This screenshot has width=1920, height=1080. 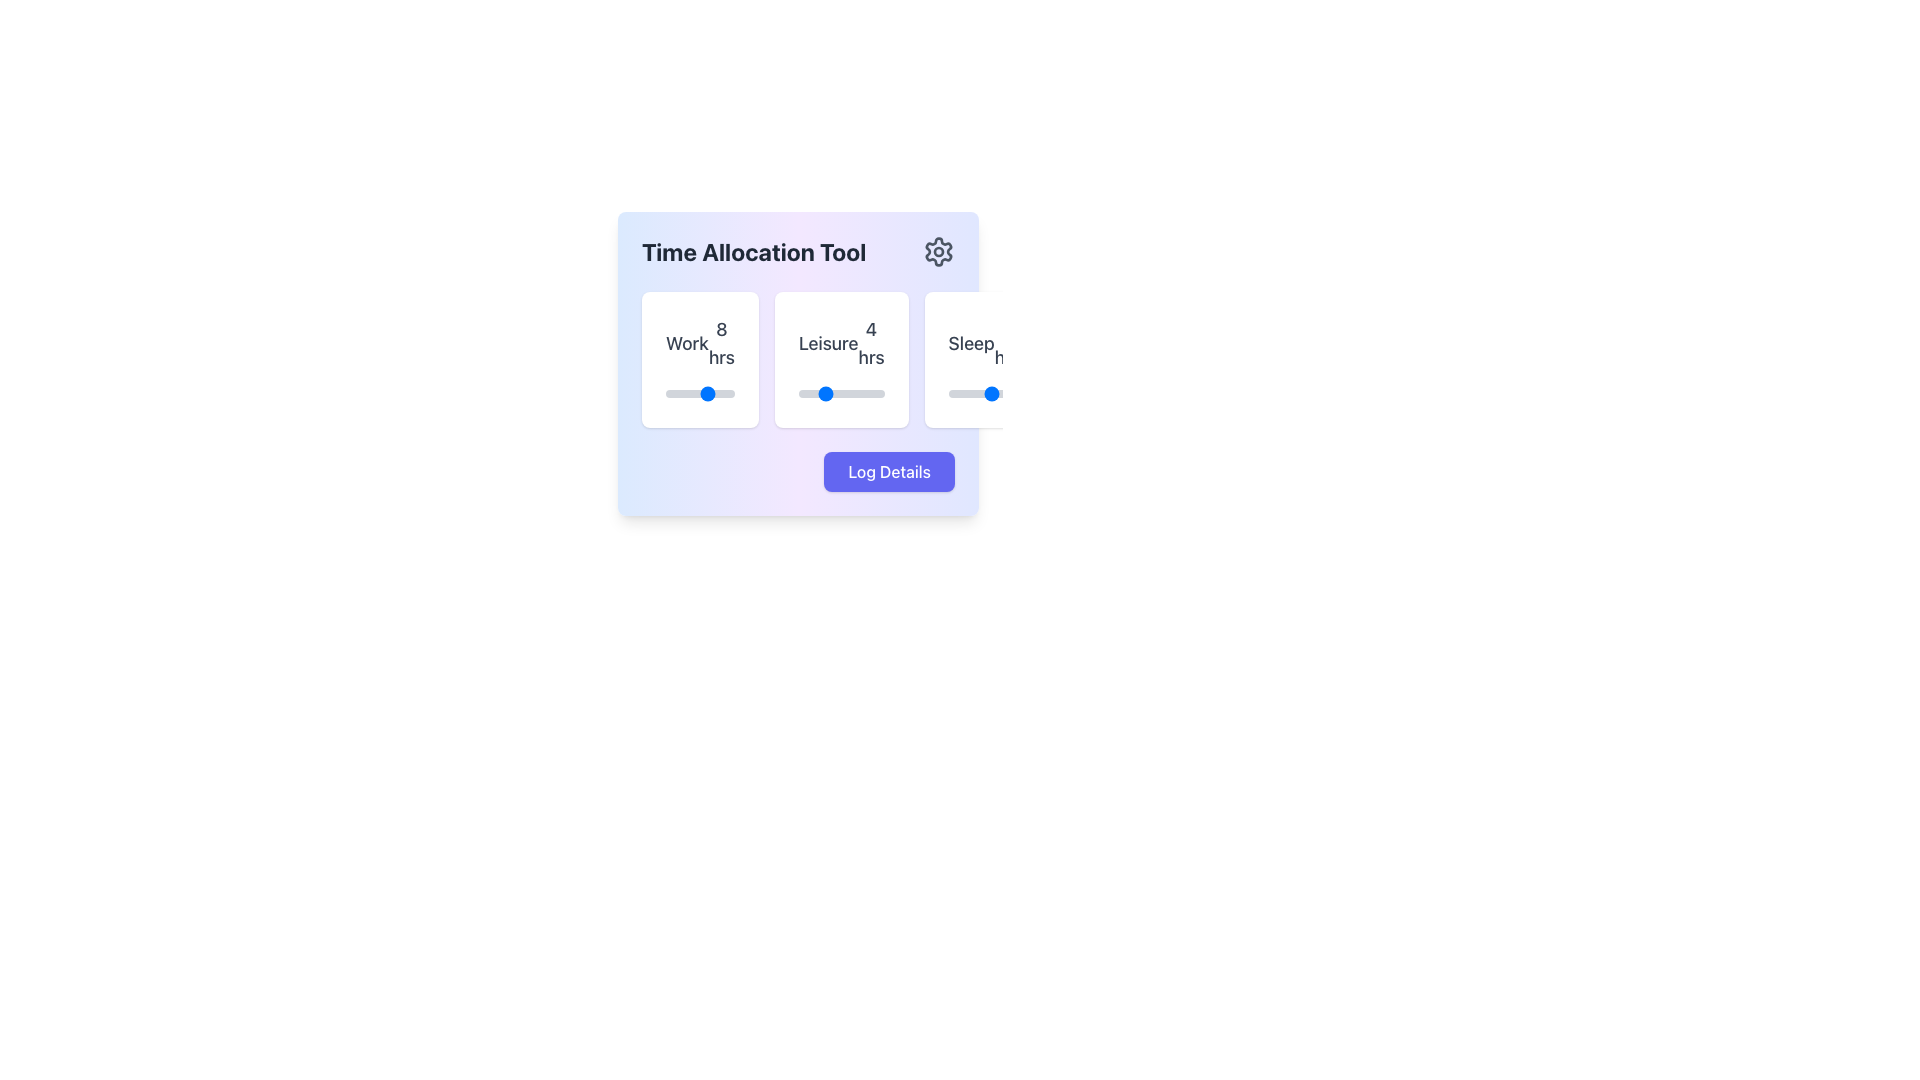 What do you see at coordinates (947, 393) in the screenshot?
I see `sleep hours` at bounding box center [947, 393].